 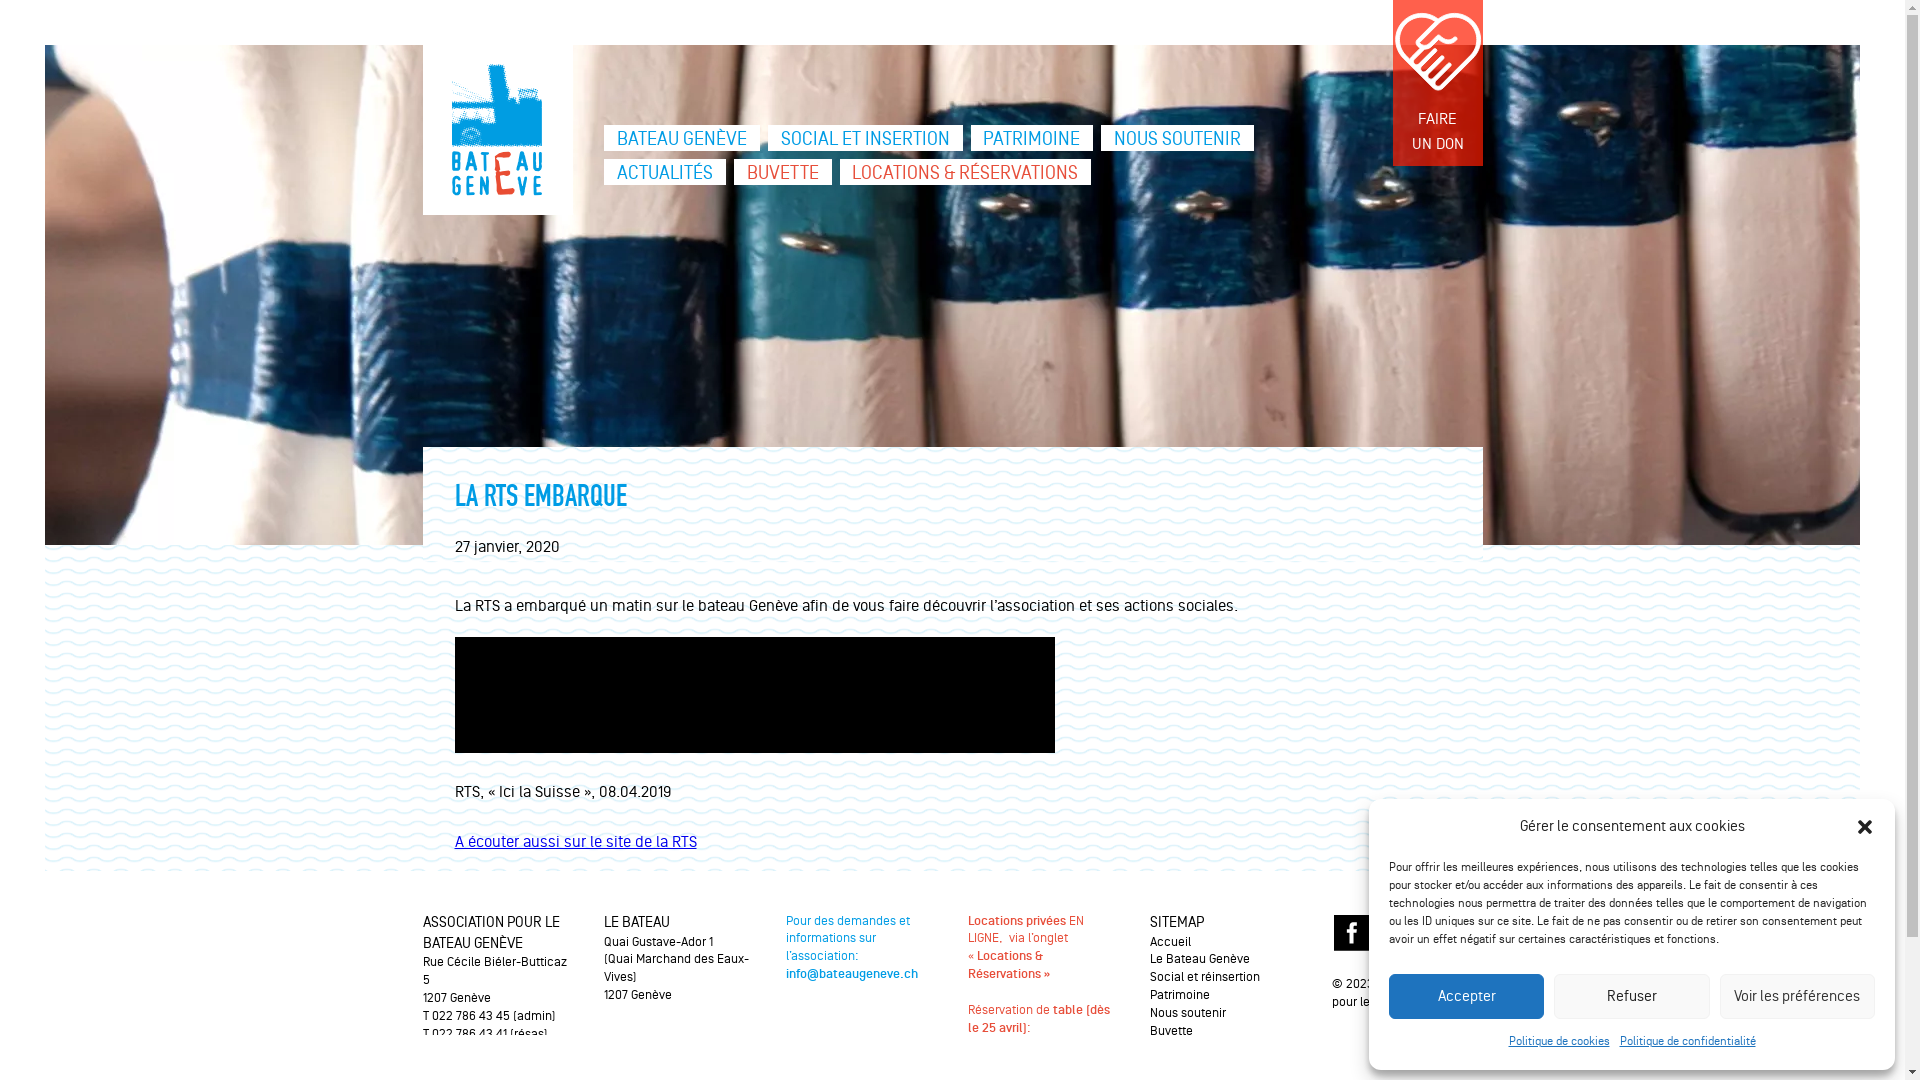 What do you see at coordinates (1331, 933) in the screenshot?
I see `'FACEBOOK'` at bounding box center [1331, 933].